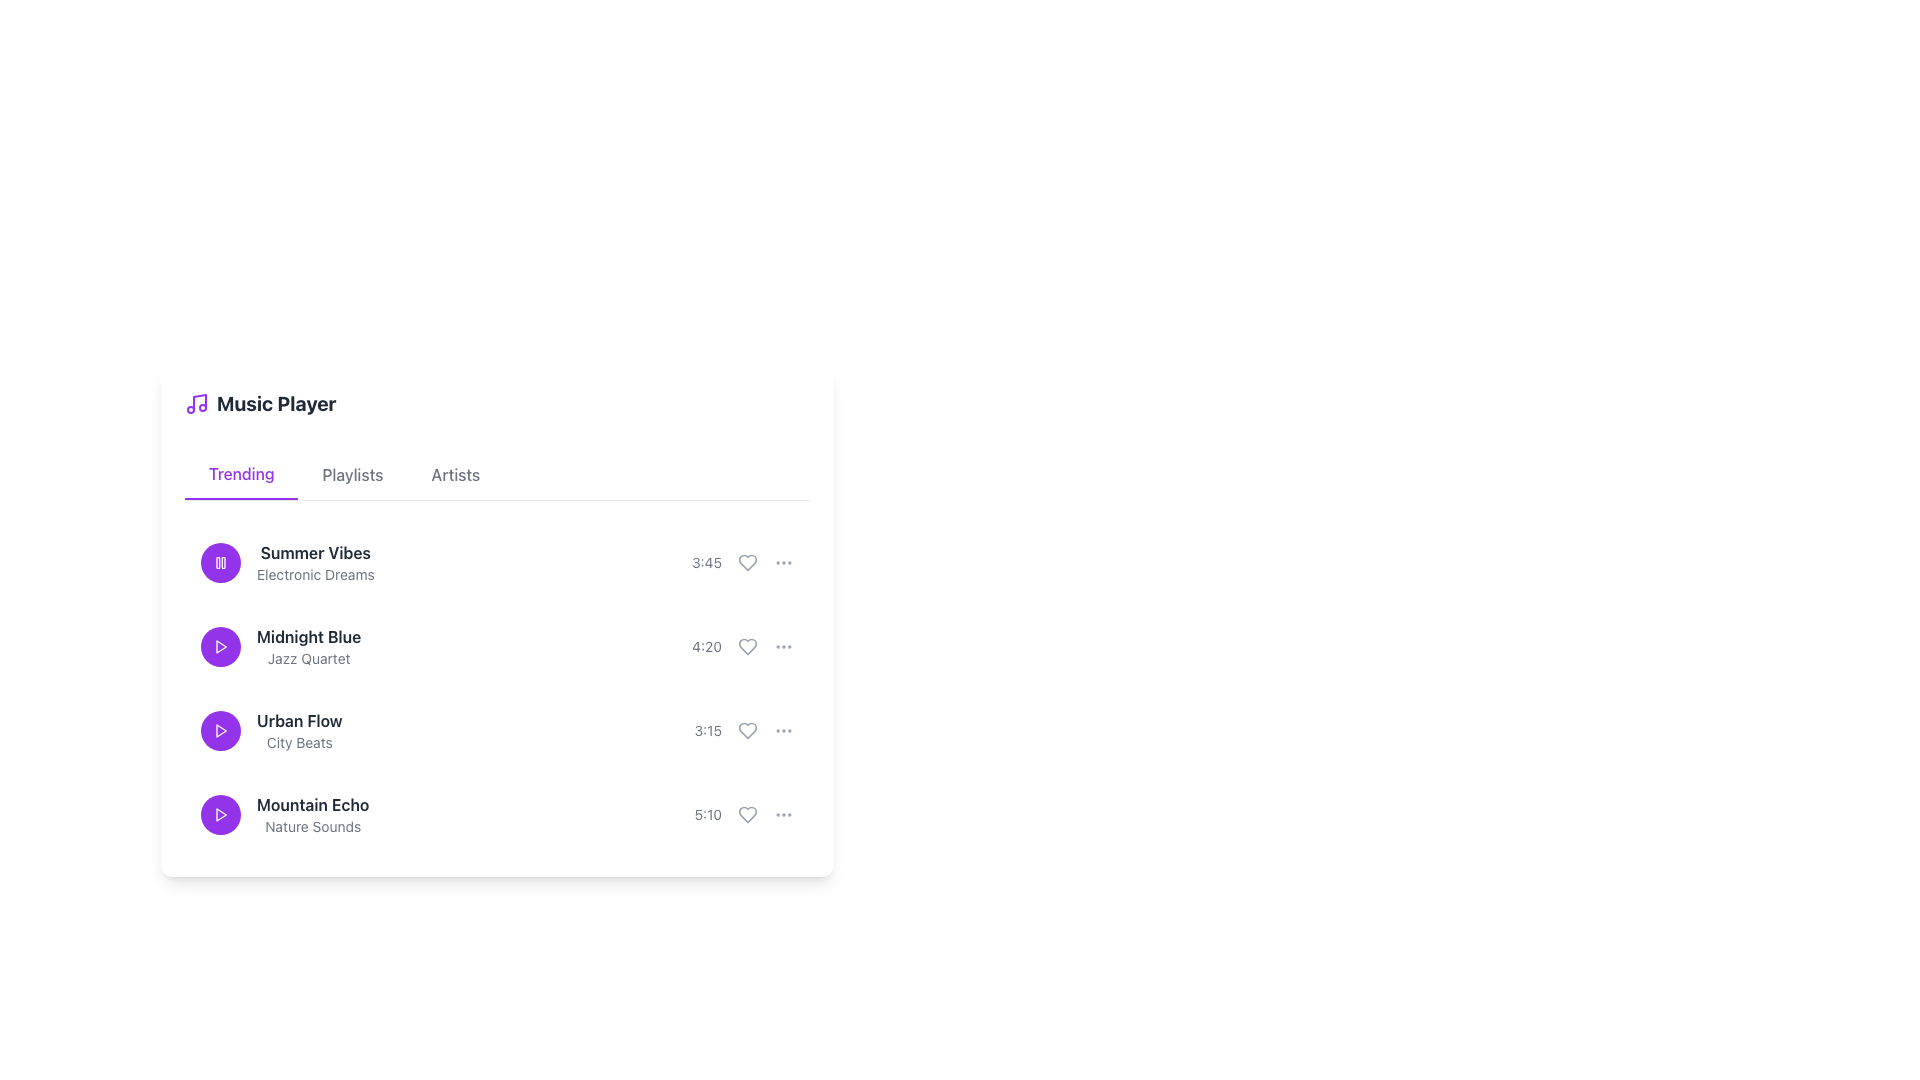  What do you see at coordinates (312, 826) in the screenshot?
I see `the text label 'Nature Sounds' located beneath the title 'Mountain Echo' in the 'Trending' tab of the music player interface` at bounding box center [312, 826].